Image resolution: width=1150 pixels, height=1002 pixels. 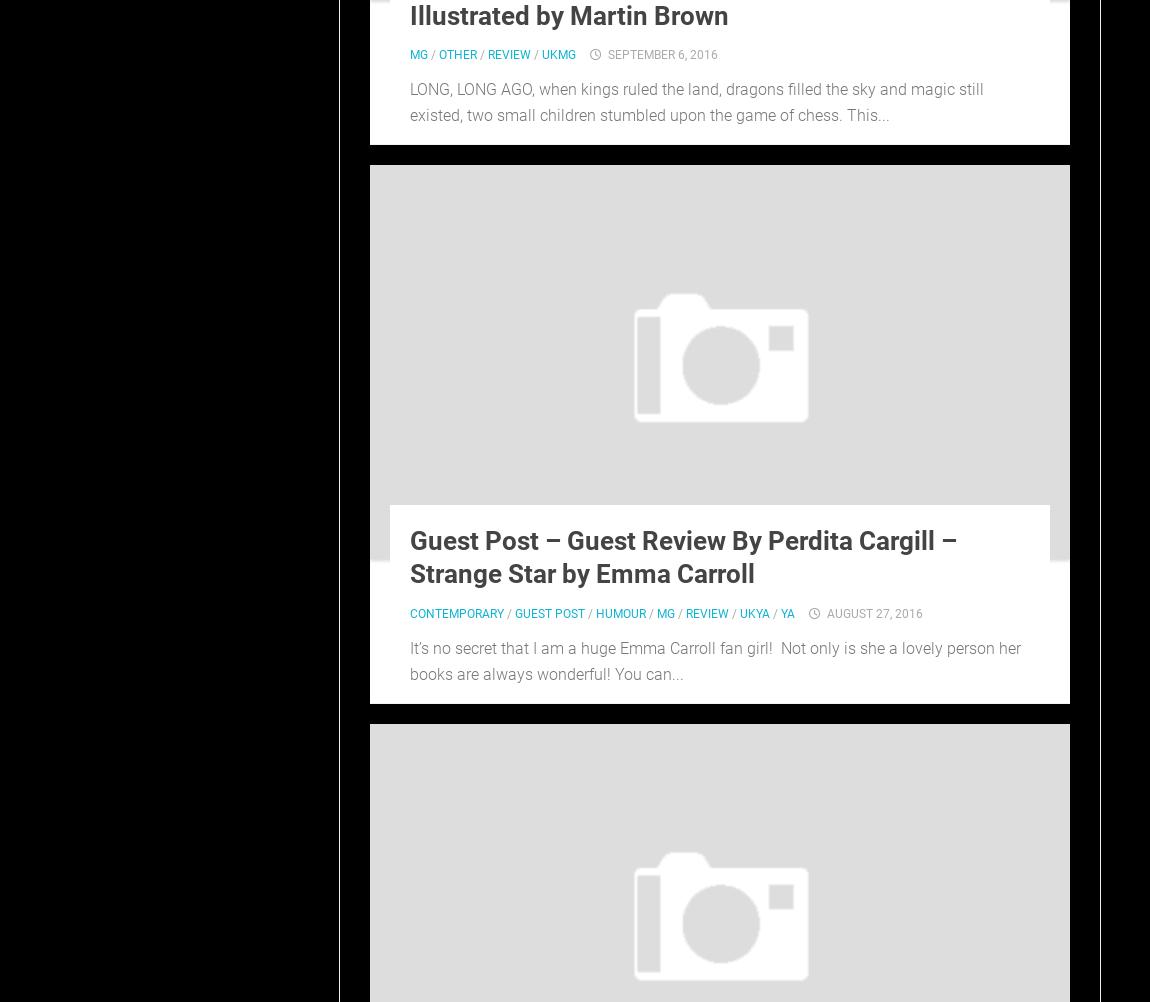 I want to click on 'UKMG', so click(x=559, y=55).